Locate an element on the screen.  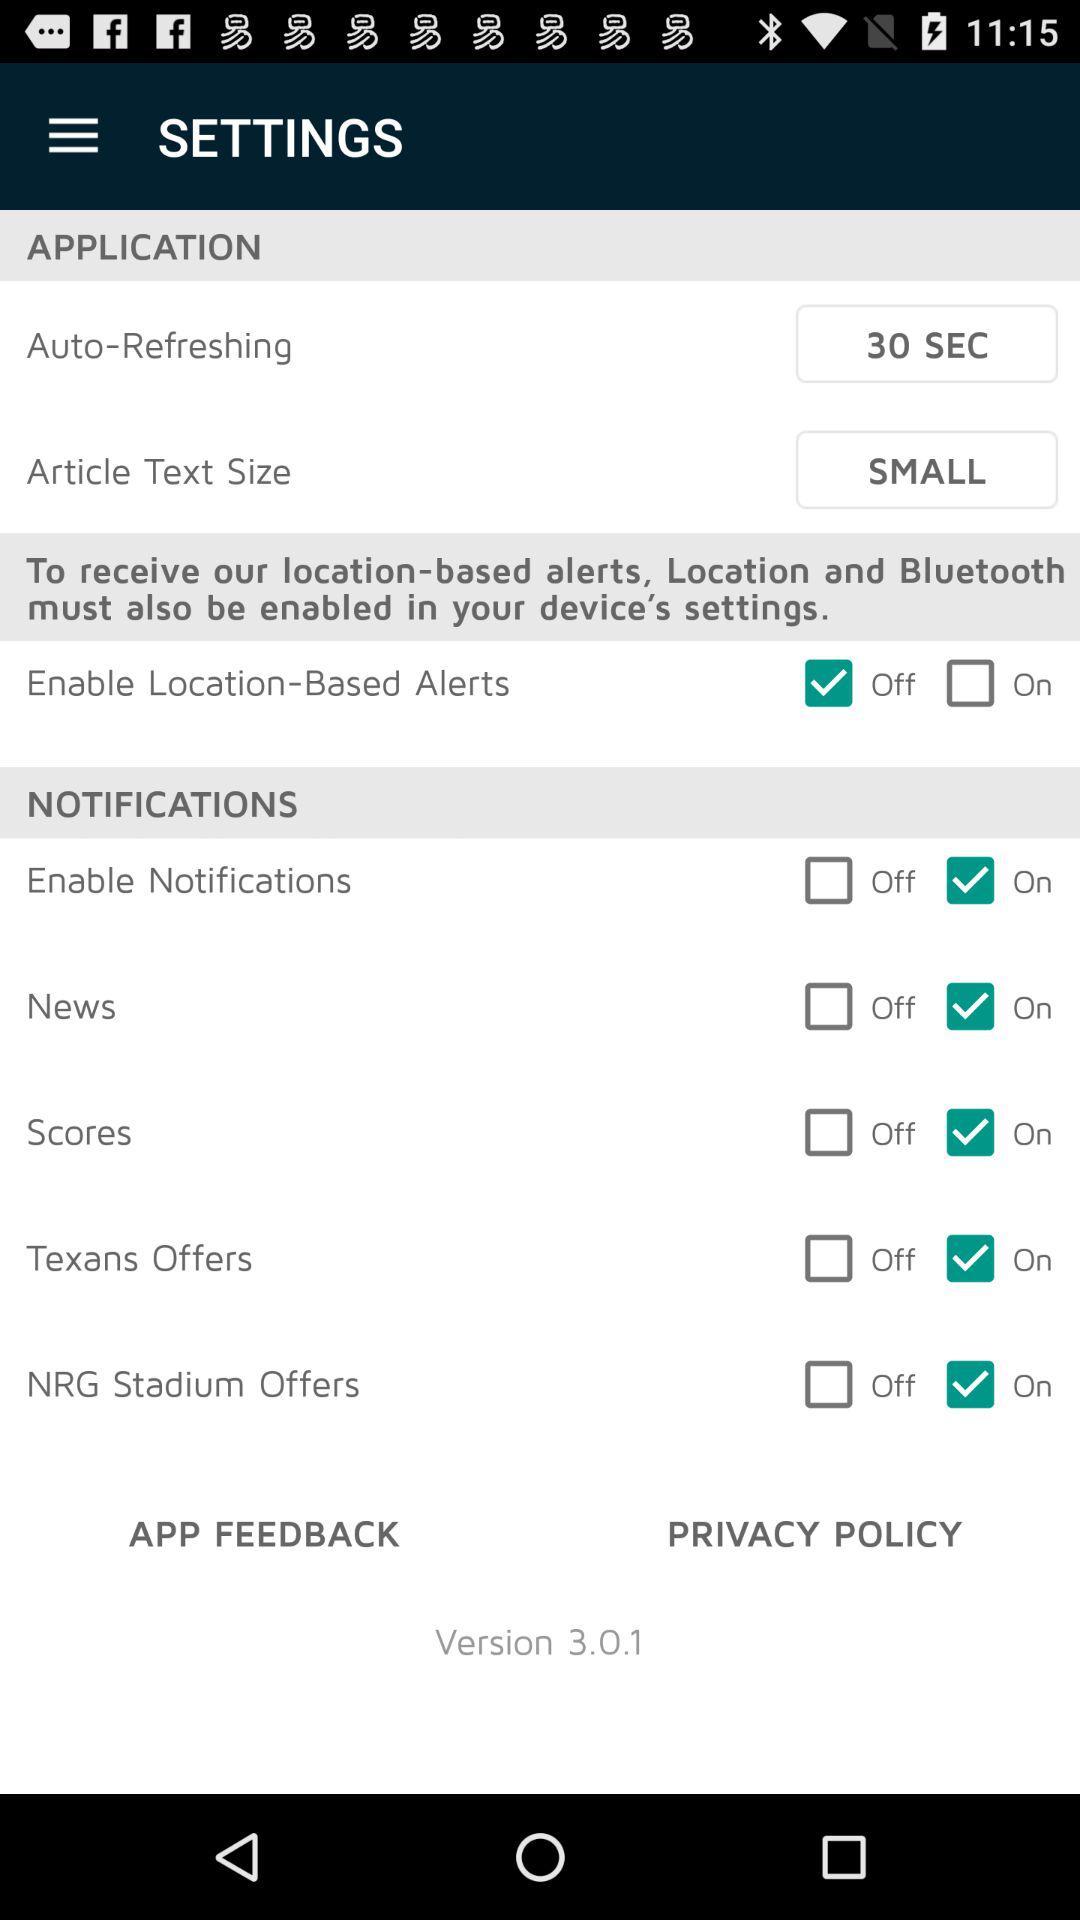
the version 3 0 is located at coordinates (538, 1640).